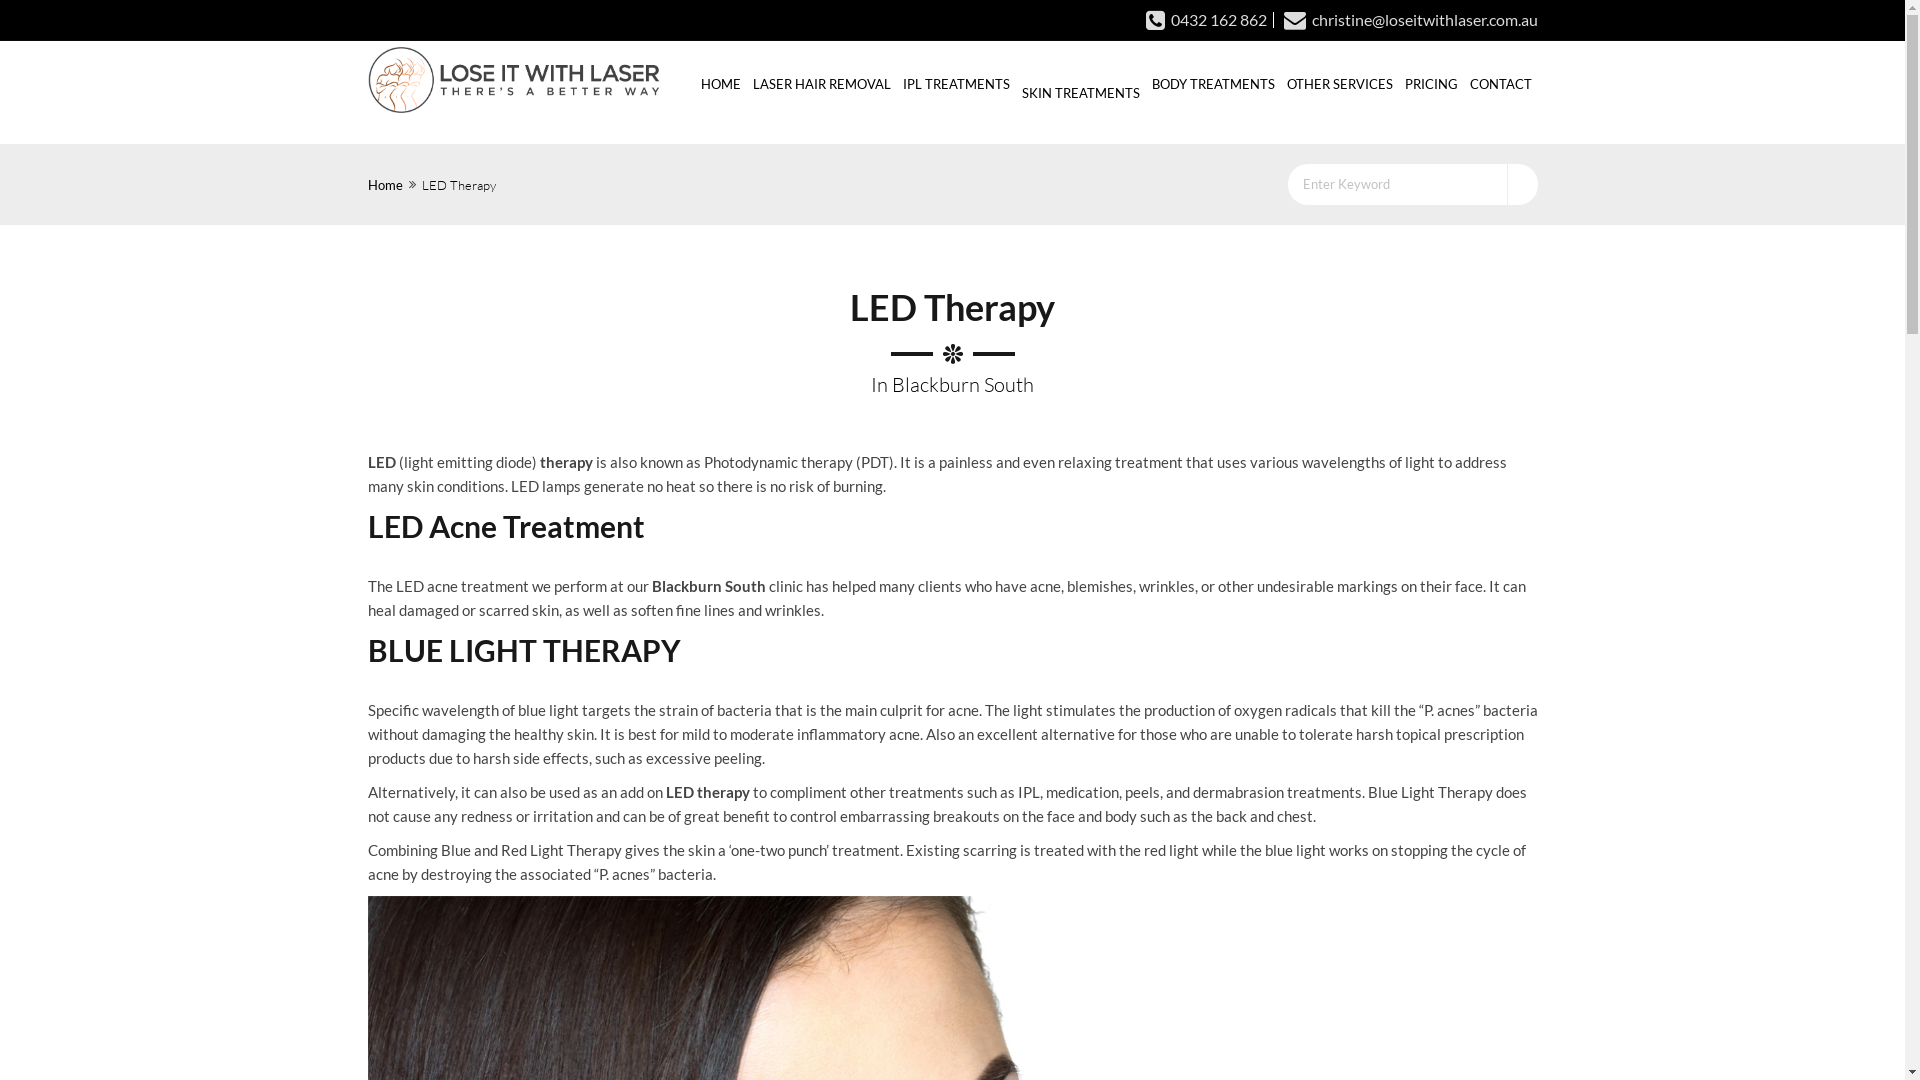 Image resolution: width=1920 pixels, height=1080 pixels. Describe the element at coordinates (514, 80) in the screenshot. I see `'Lose It With Laser'` at that location.